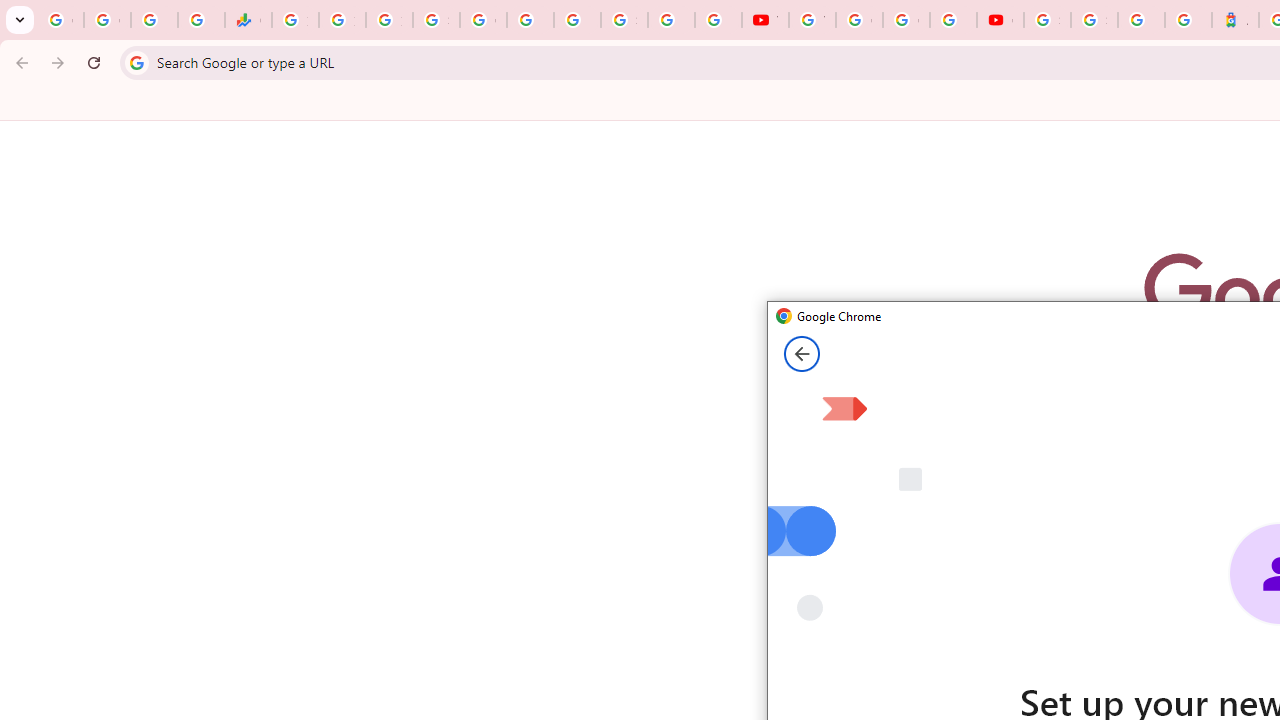  I want to click on 'Search icon', so click(135, 61).